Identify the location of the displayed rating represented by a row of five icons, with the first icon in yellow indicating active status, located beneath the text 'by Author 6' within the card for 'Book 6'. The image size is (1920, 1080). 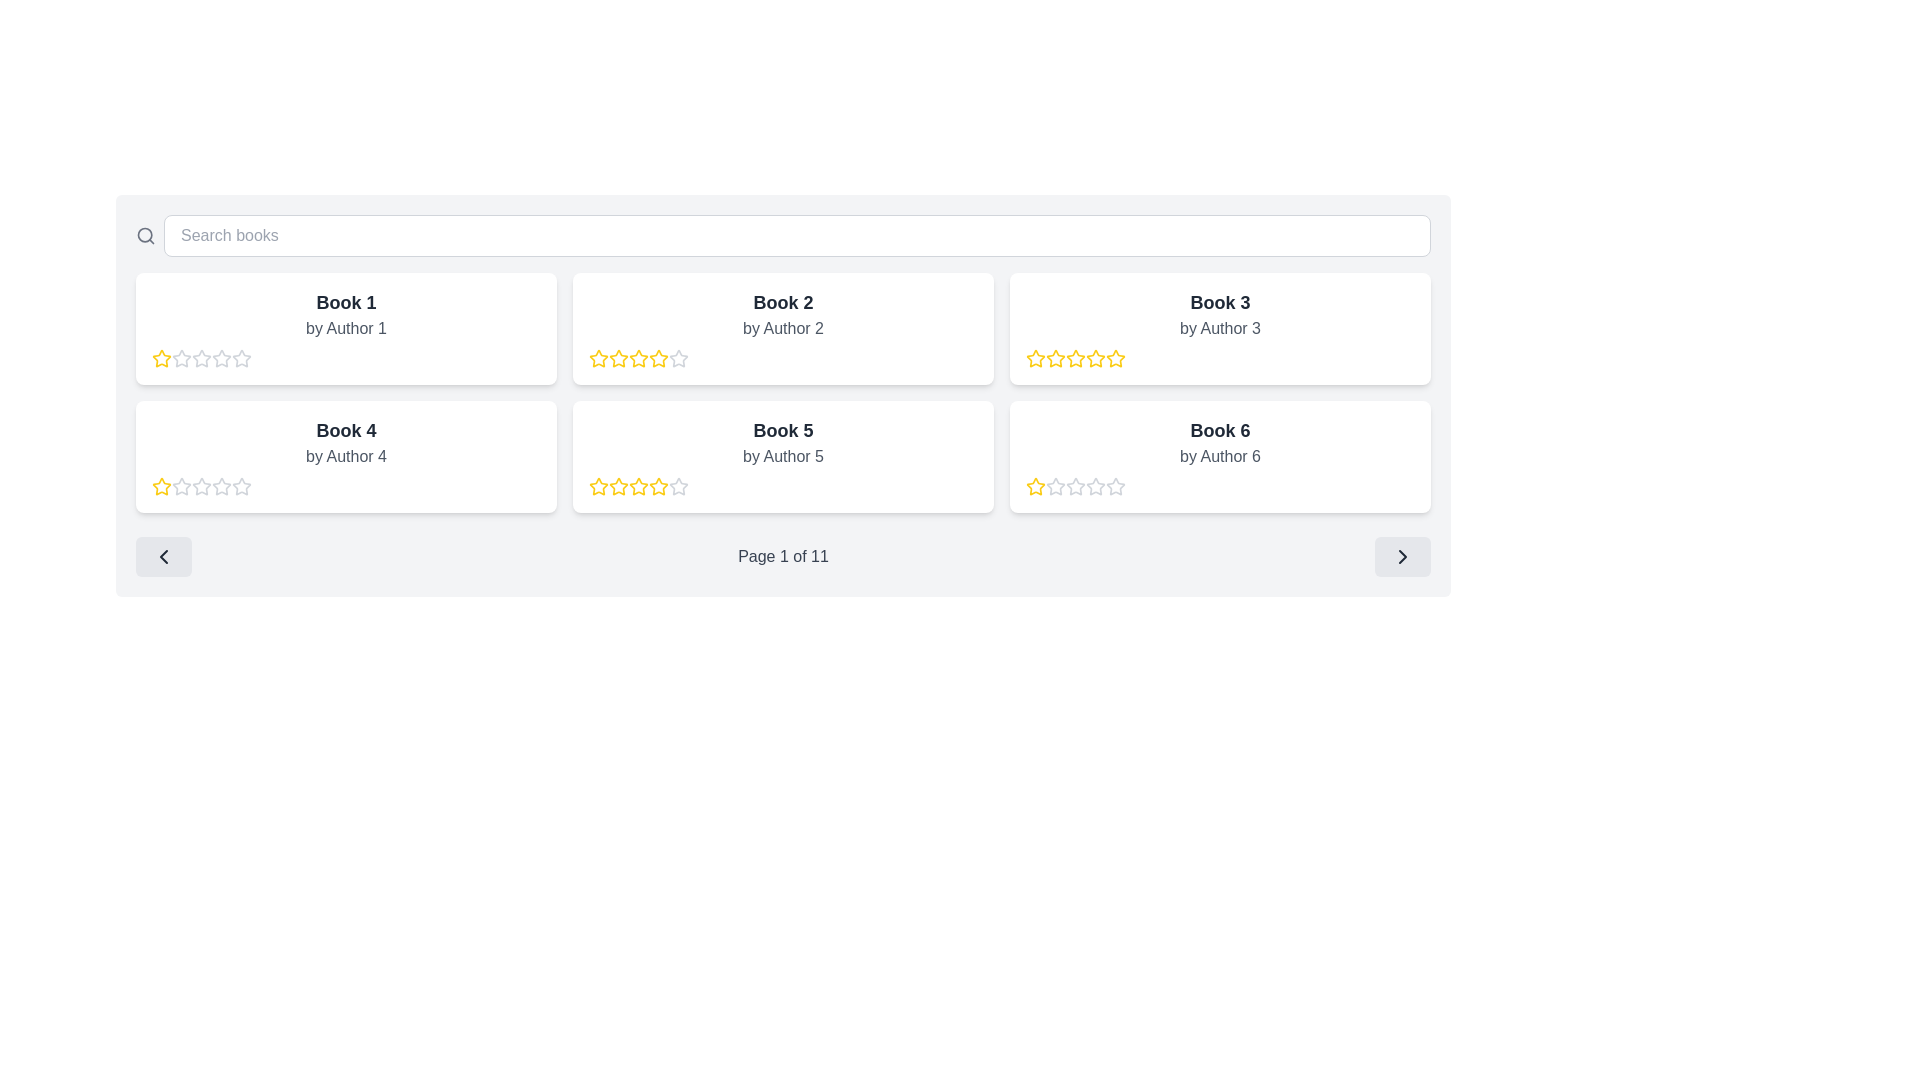
(1219, 486).